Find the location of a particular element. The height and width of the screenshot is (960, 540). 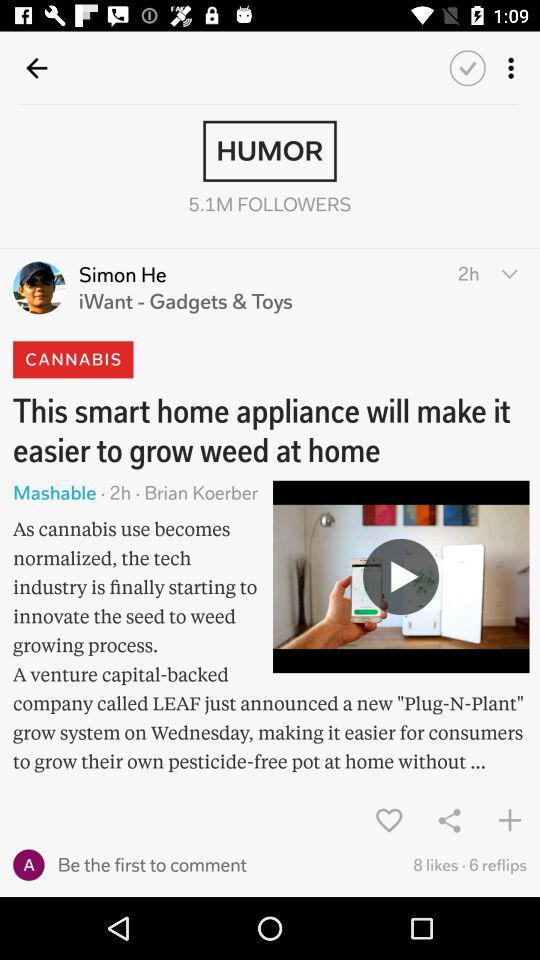

the avatar icon is located at coordinates (39, 287).